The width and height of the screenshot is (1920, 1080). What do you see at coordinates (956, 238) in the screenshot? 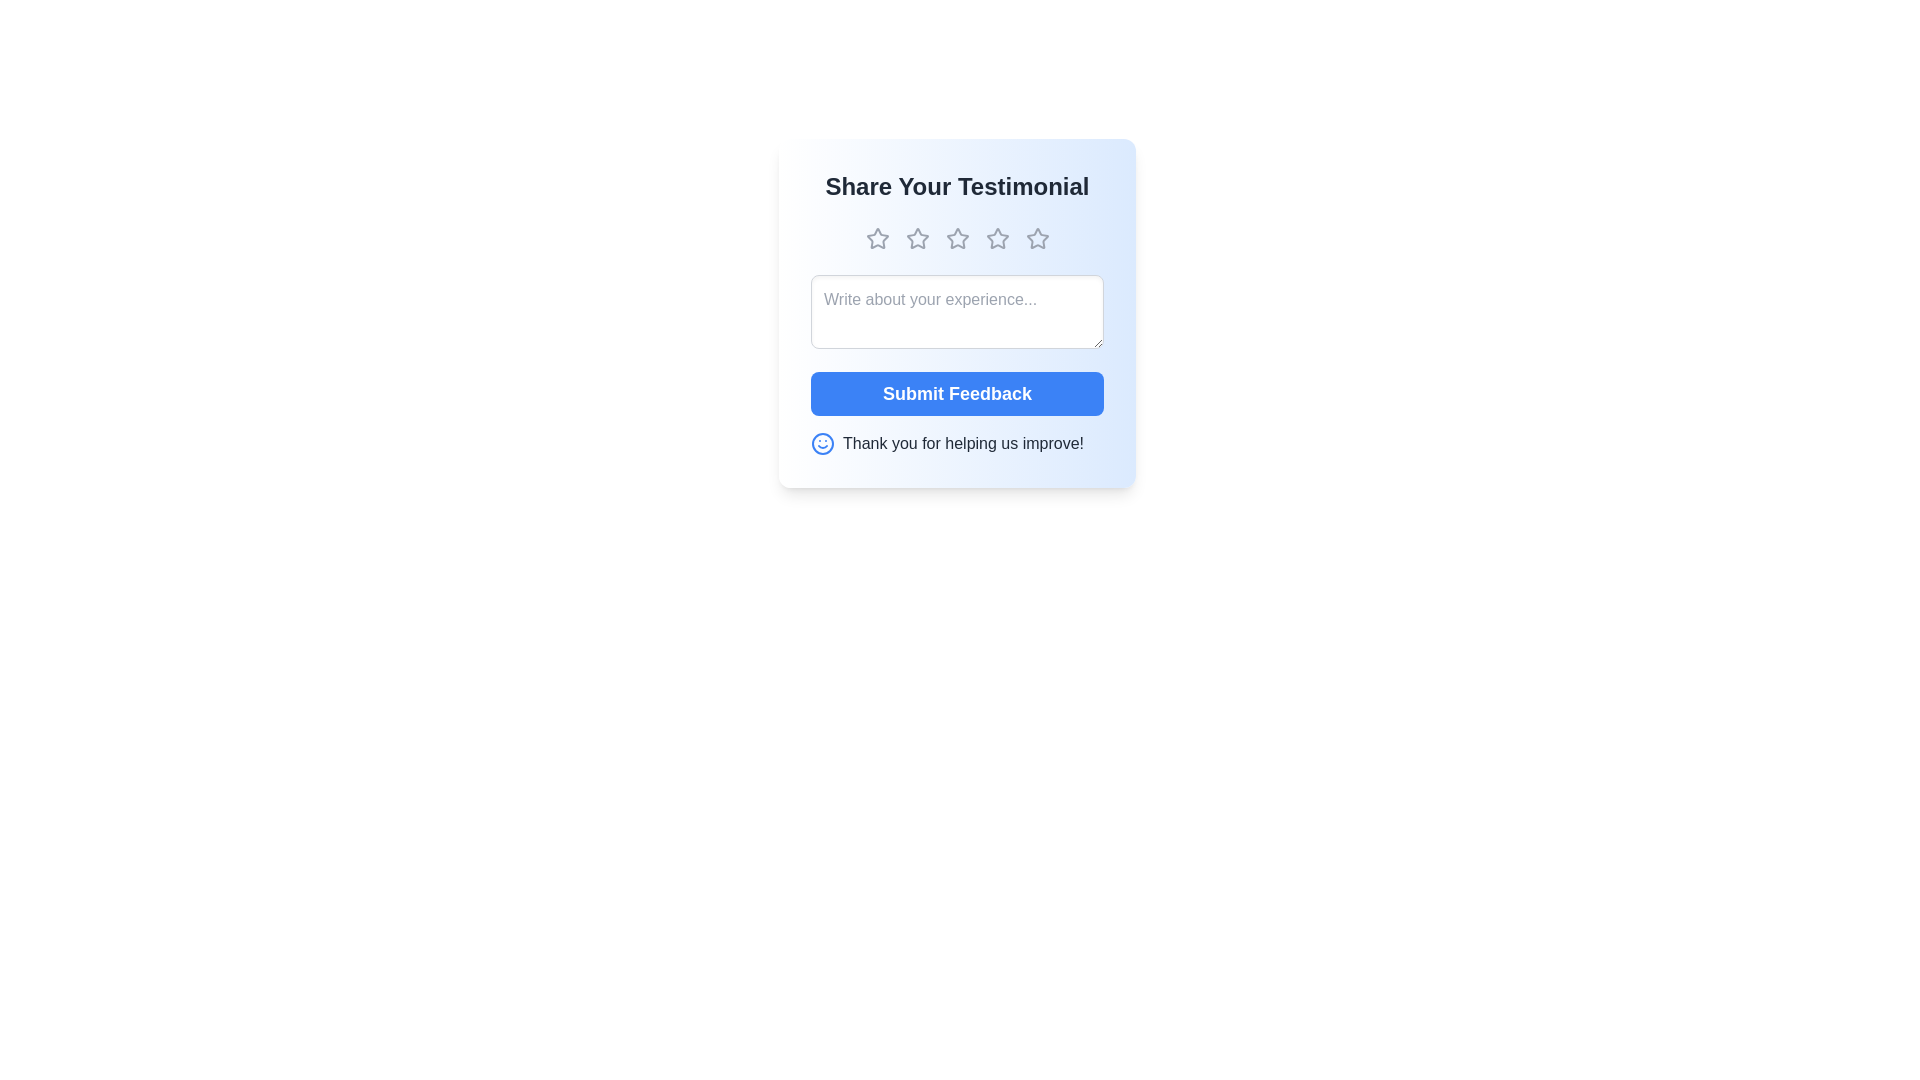
I see `the star corresponding to the desired rating of 3` at bounding box center [956, 238].